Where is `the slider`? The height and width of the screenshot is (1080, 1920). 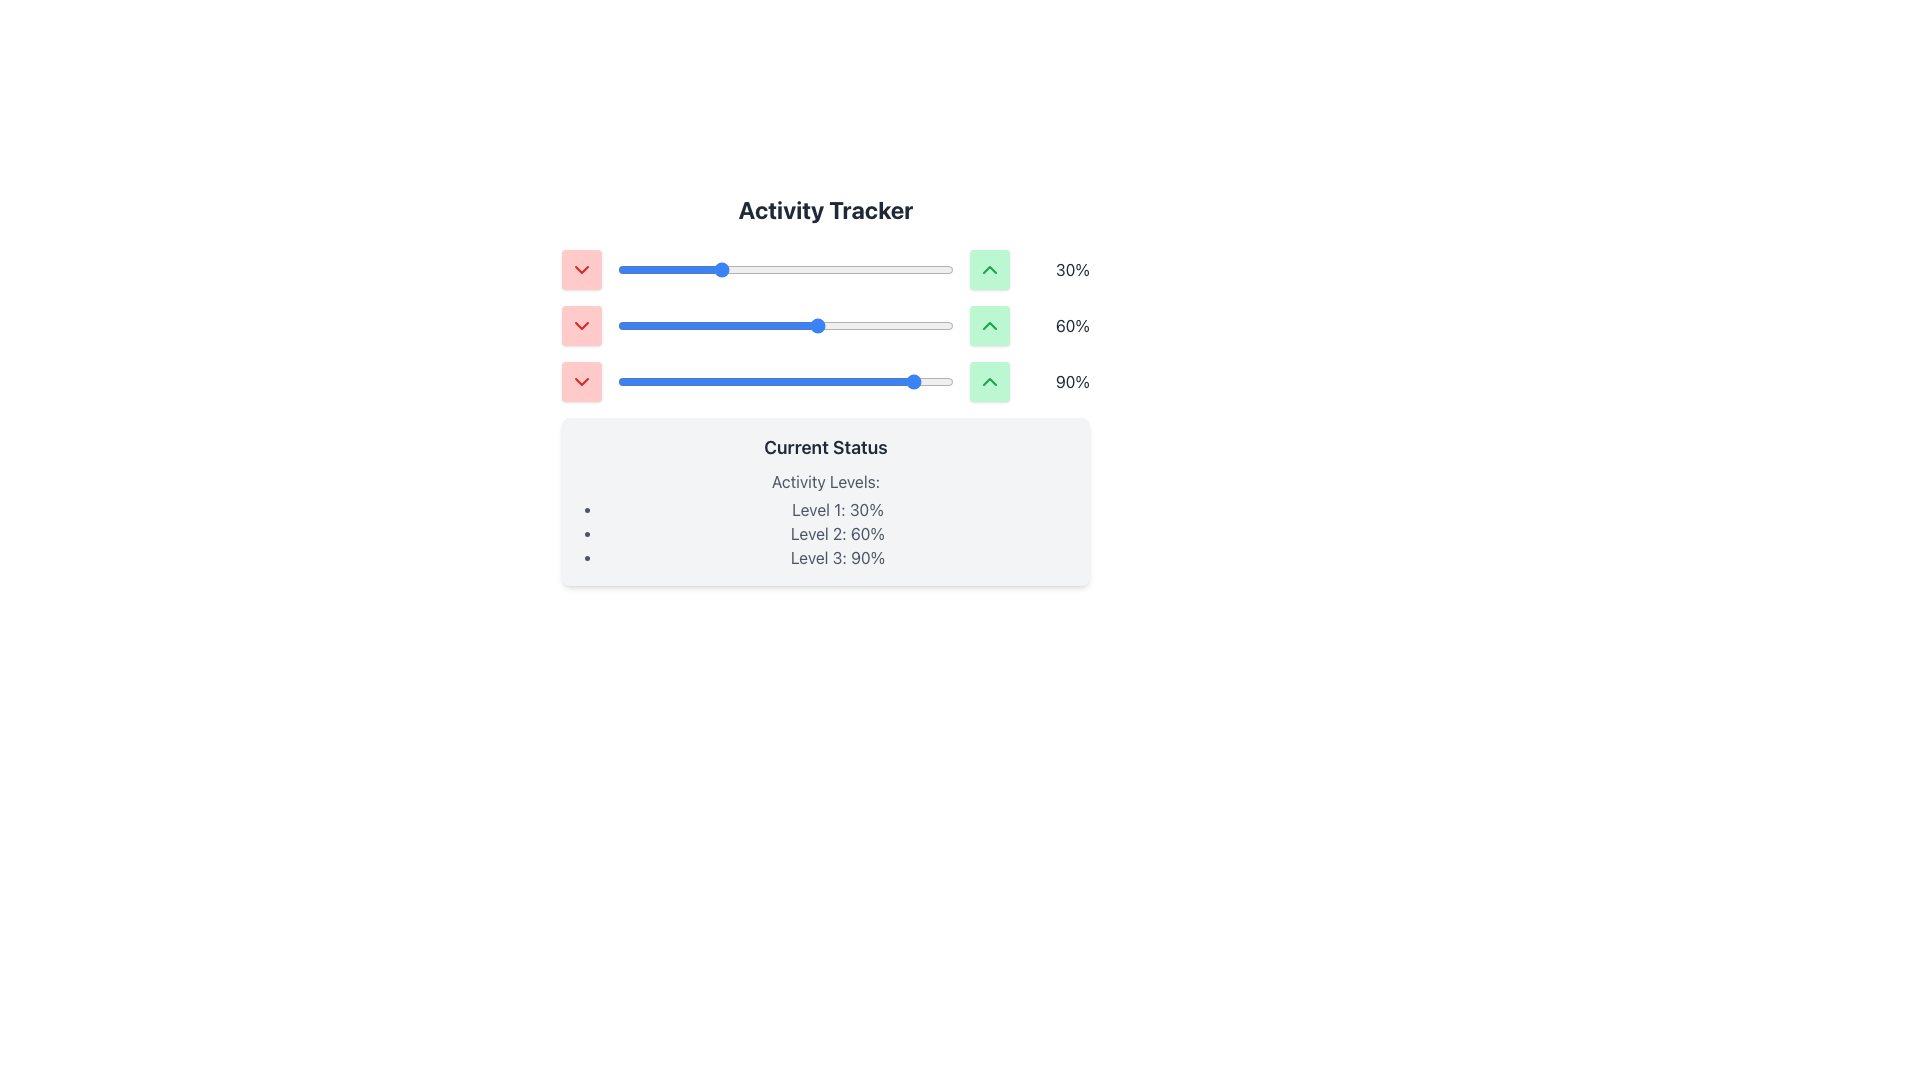
the slider is located at coordinates (654, 381).